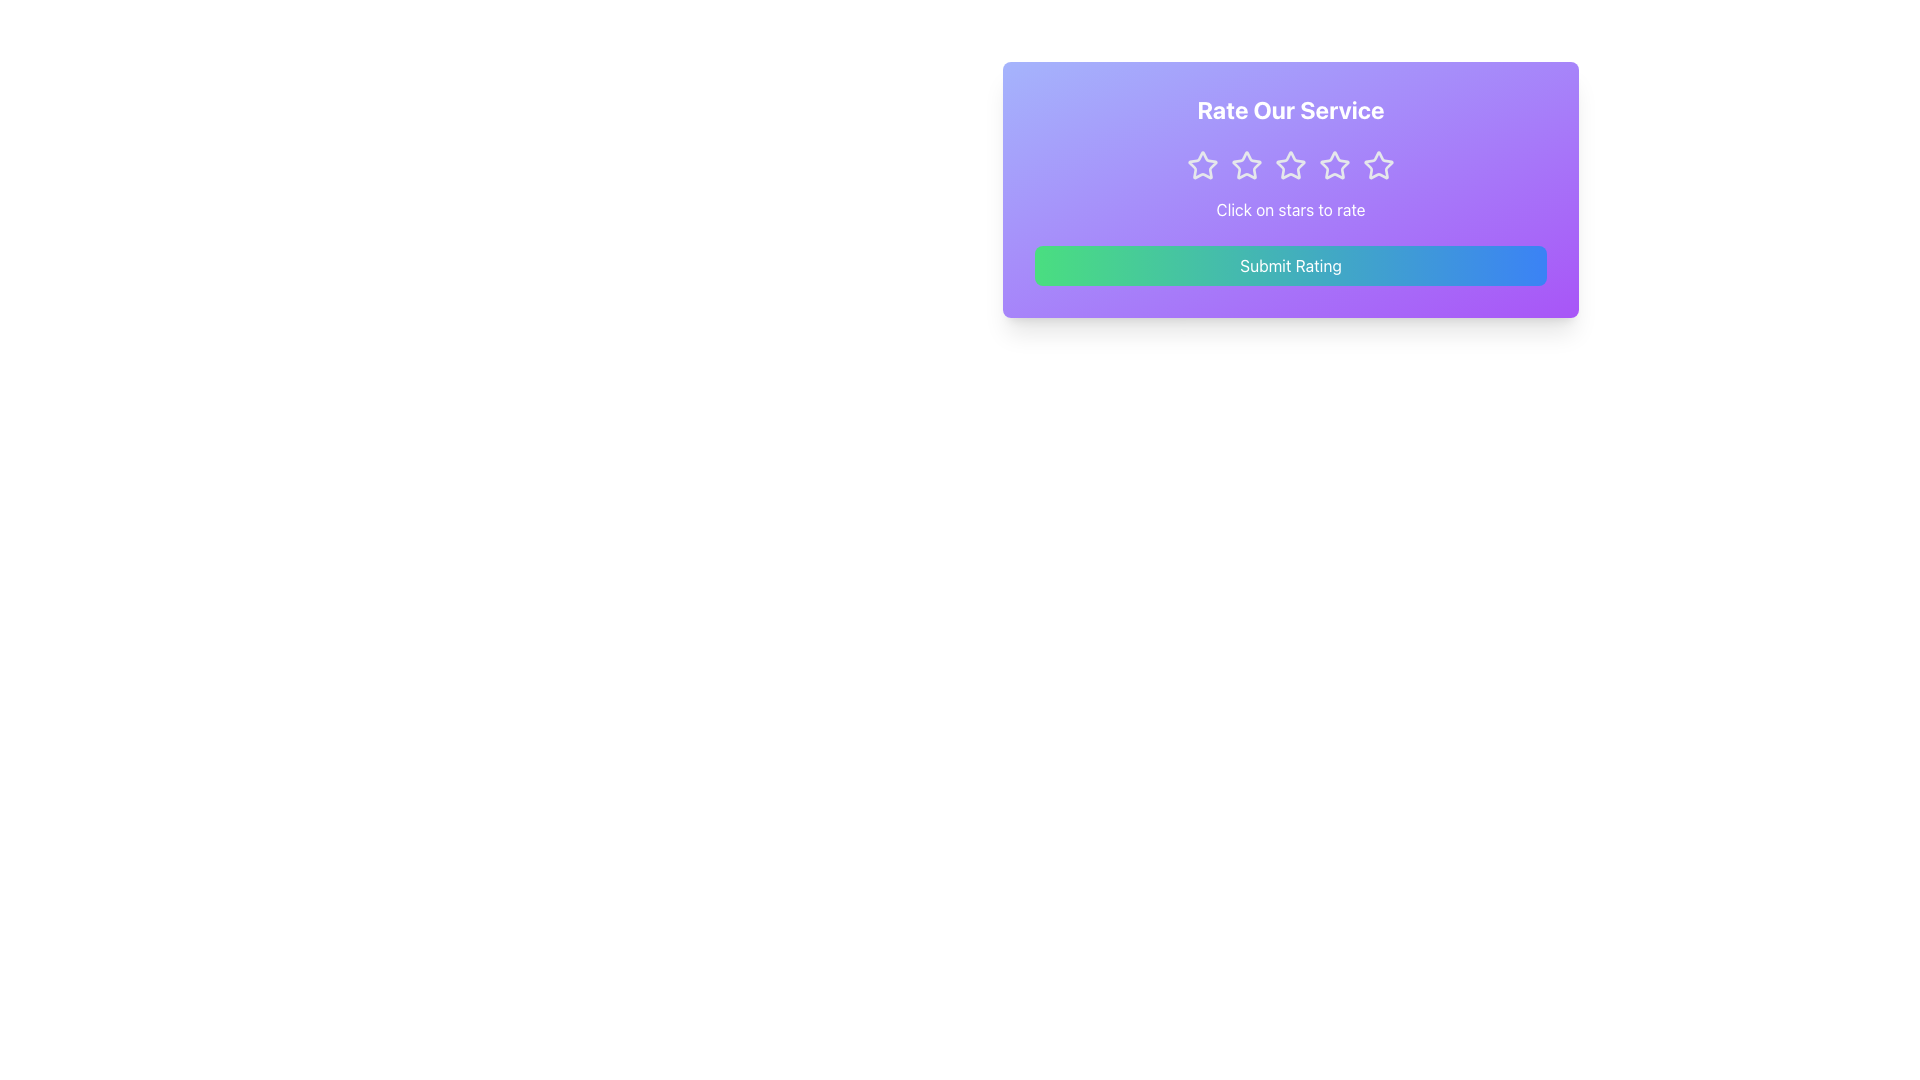  What do you see at coordinates (1291, 209) in the screenshot?
I see `the text label that instructs 'Click on stars to rate', which is styled with white text on a purple background and is located below the star icons in the rating interface` at bounding box center [1291, 209].